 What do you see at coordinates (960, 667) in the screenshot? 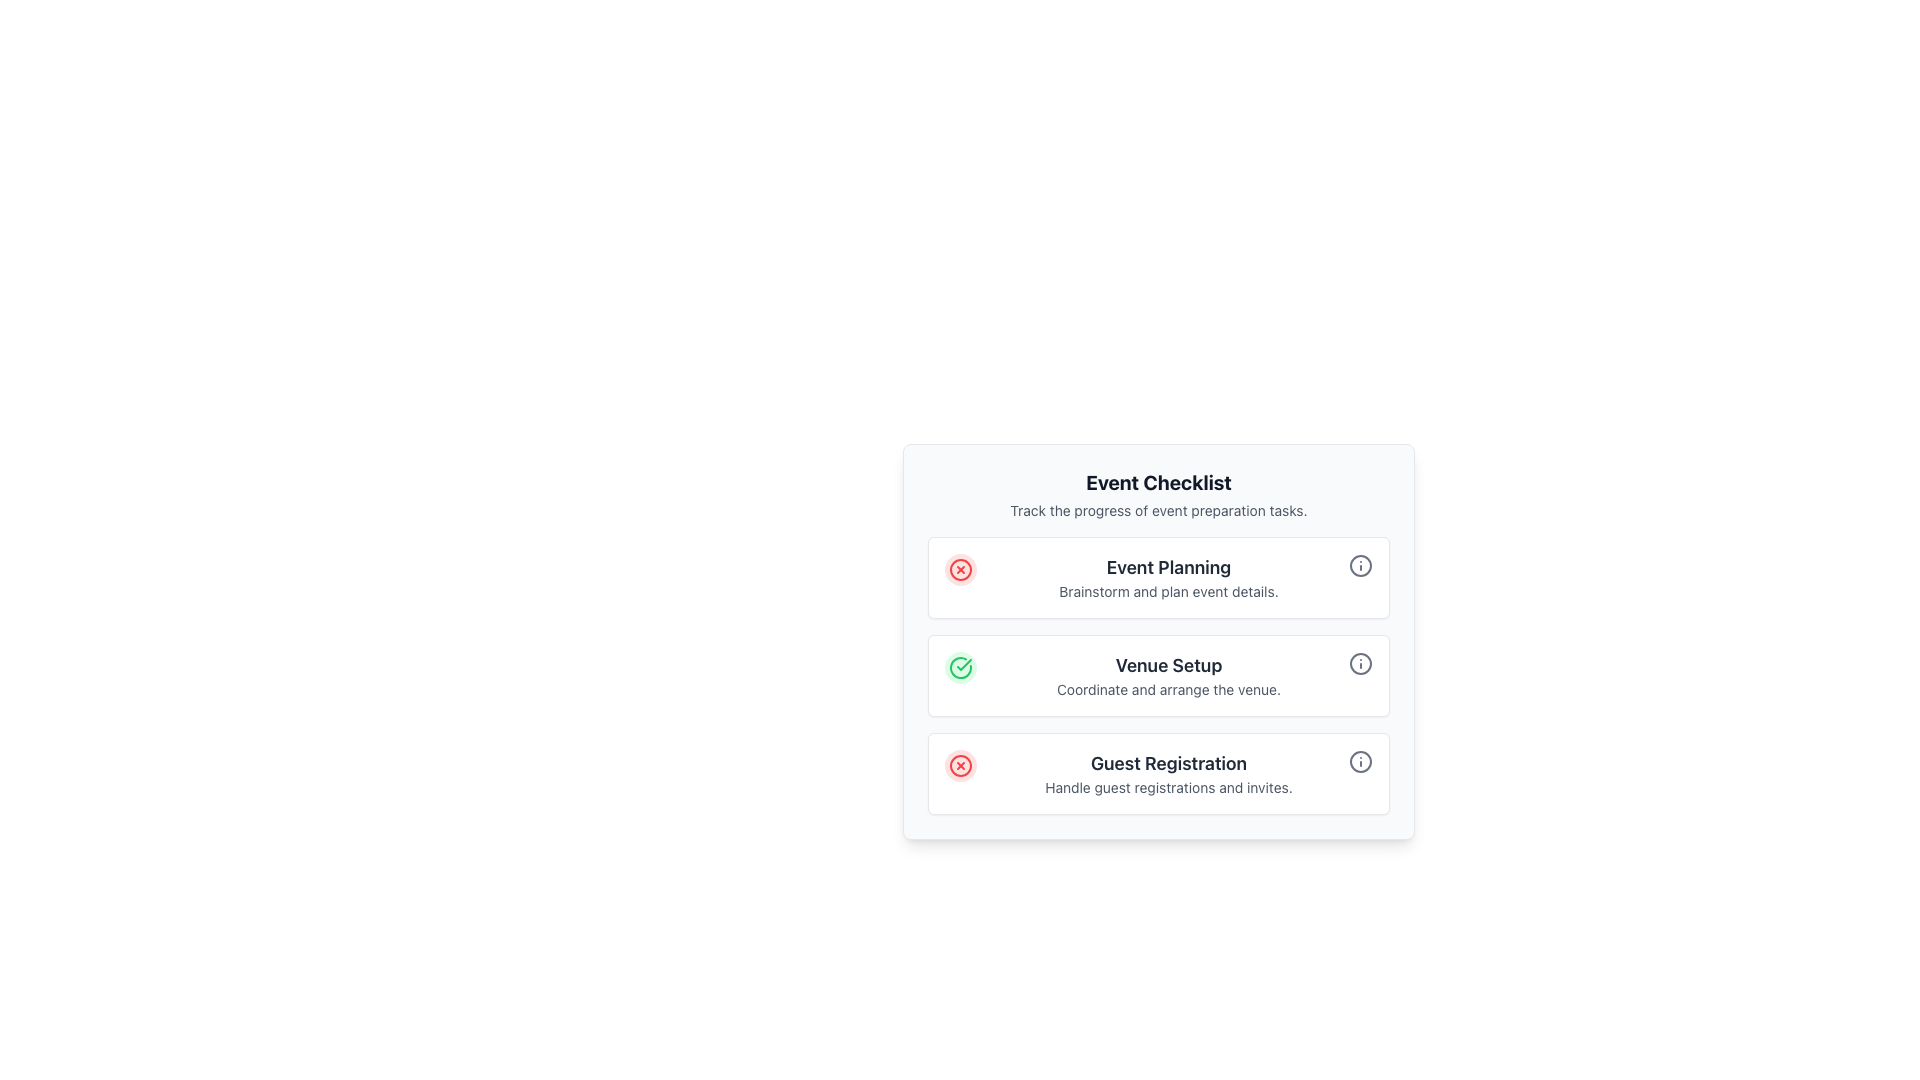
I see `the Circular status icon located to the left of the 'Venue Setup' text in the vertical checklist to trigger additional information or highlight it` at bounding box center [960, 667].